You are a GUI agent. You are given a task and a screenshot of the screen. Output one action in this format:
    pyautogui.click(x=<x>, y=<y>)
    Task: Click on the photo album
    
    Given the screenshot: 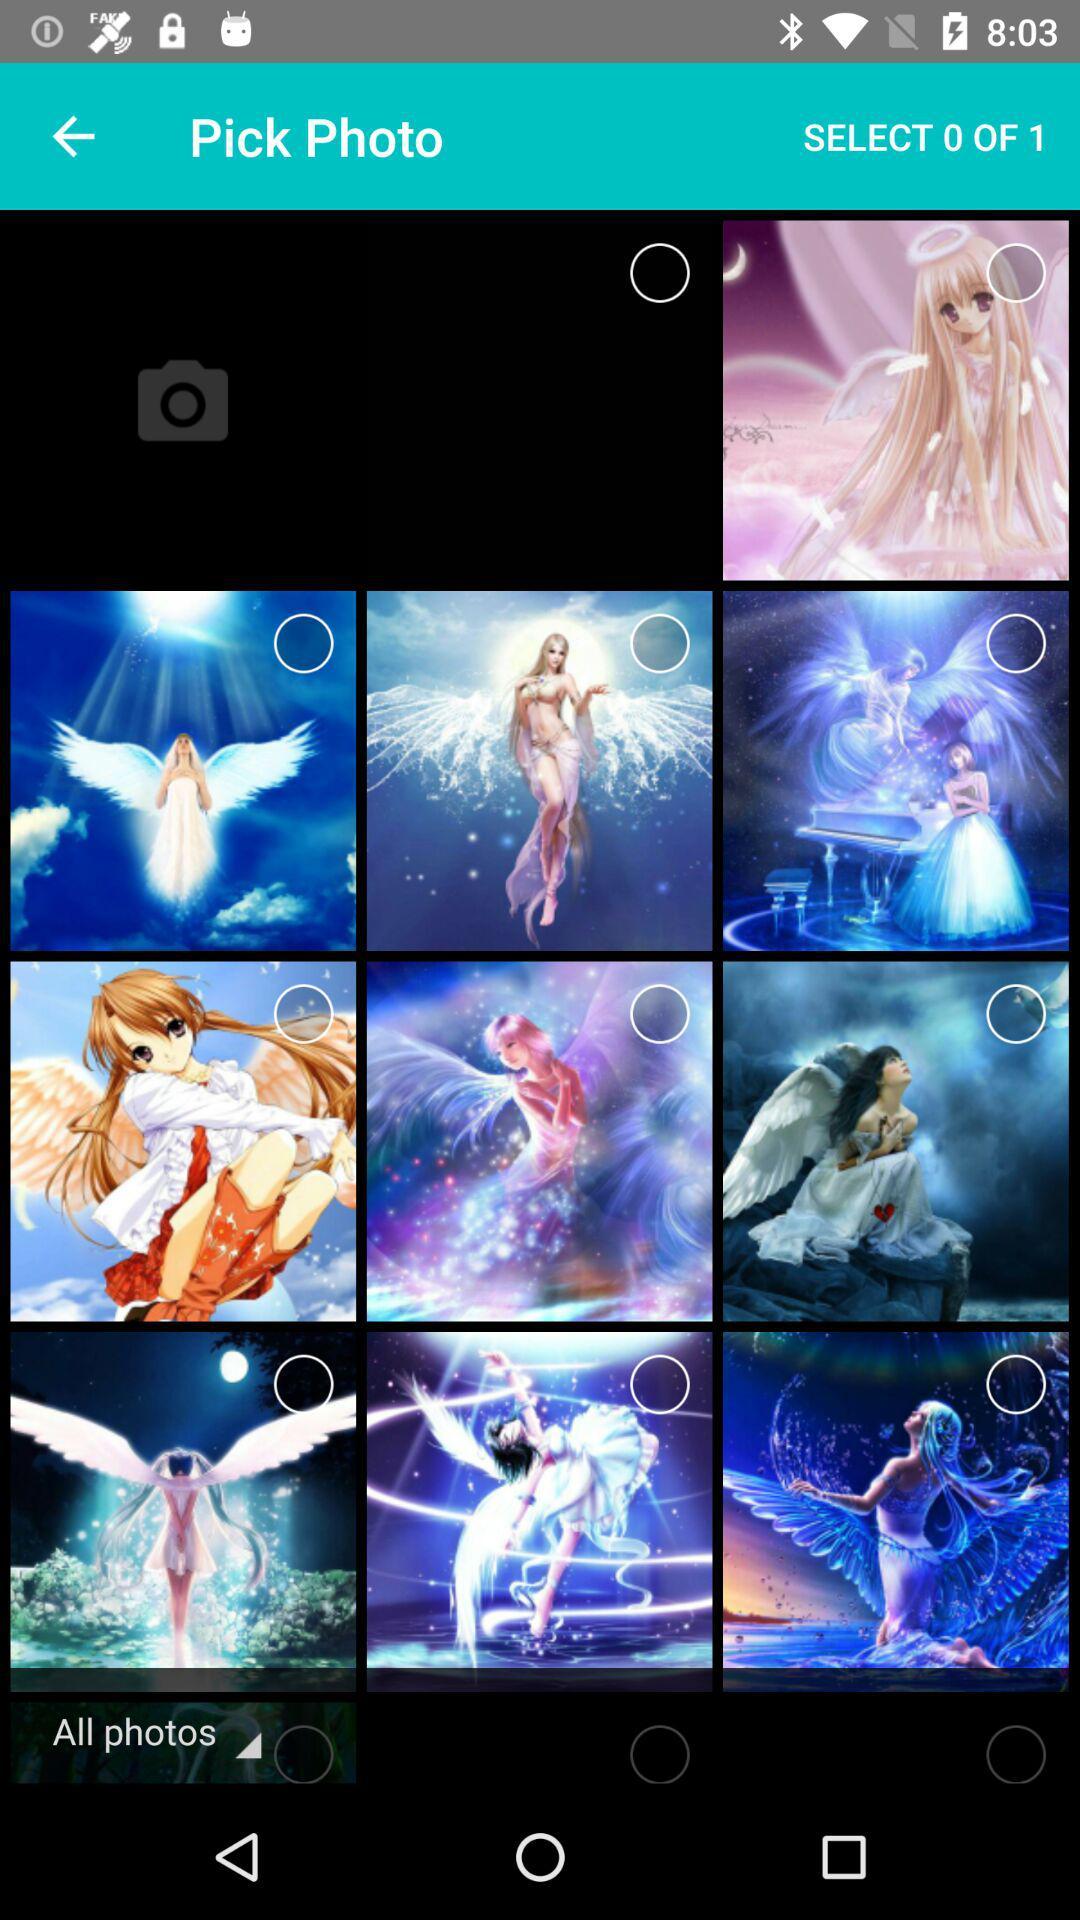 What is the action you would take?
    pyautogui.click(x=659, y=272)
    